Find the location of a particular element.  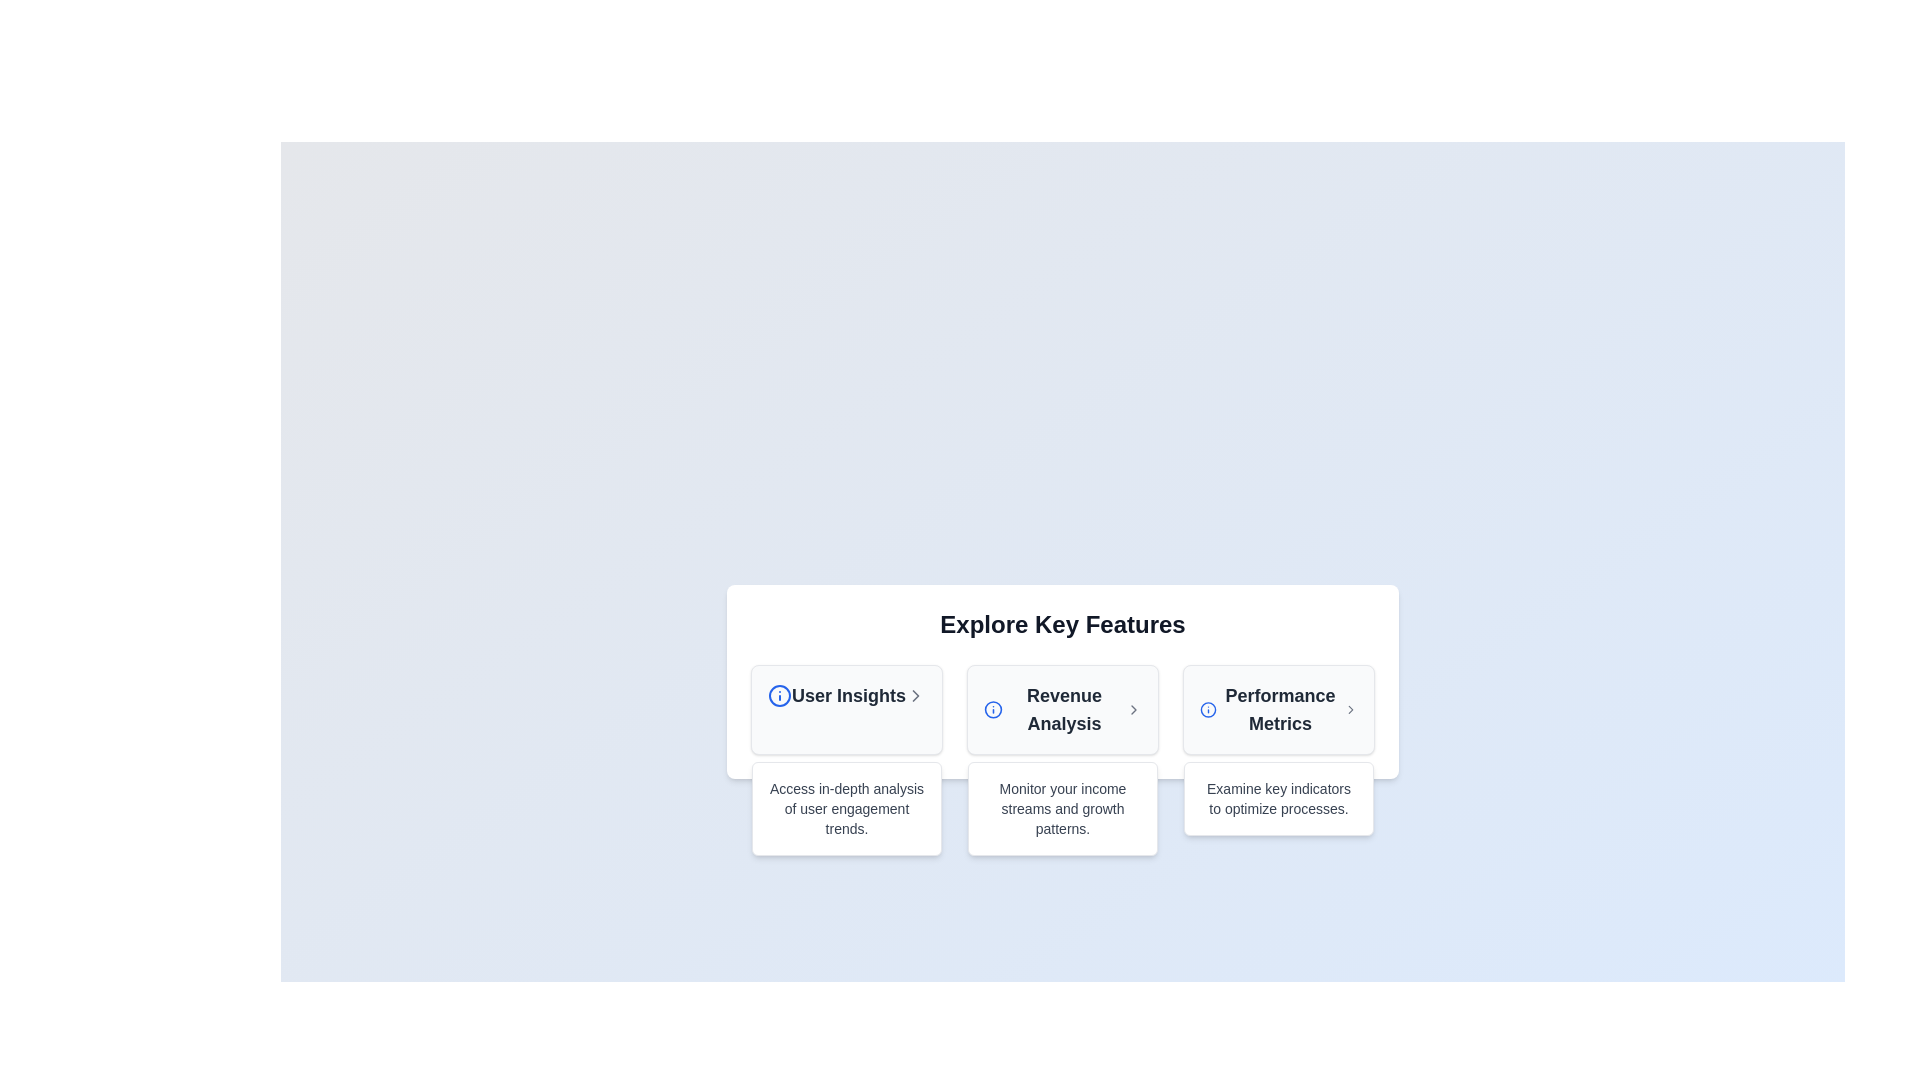

the text label for 'Performance Metrics', which is located in the bottom-right part of a row of elements labeled 'User Insights', 'Revenue Analysis', and 'Performance Metrics' is located at coordinates (1280, 708).